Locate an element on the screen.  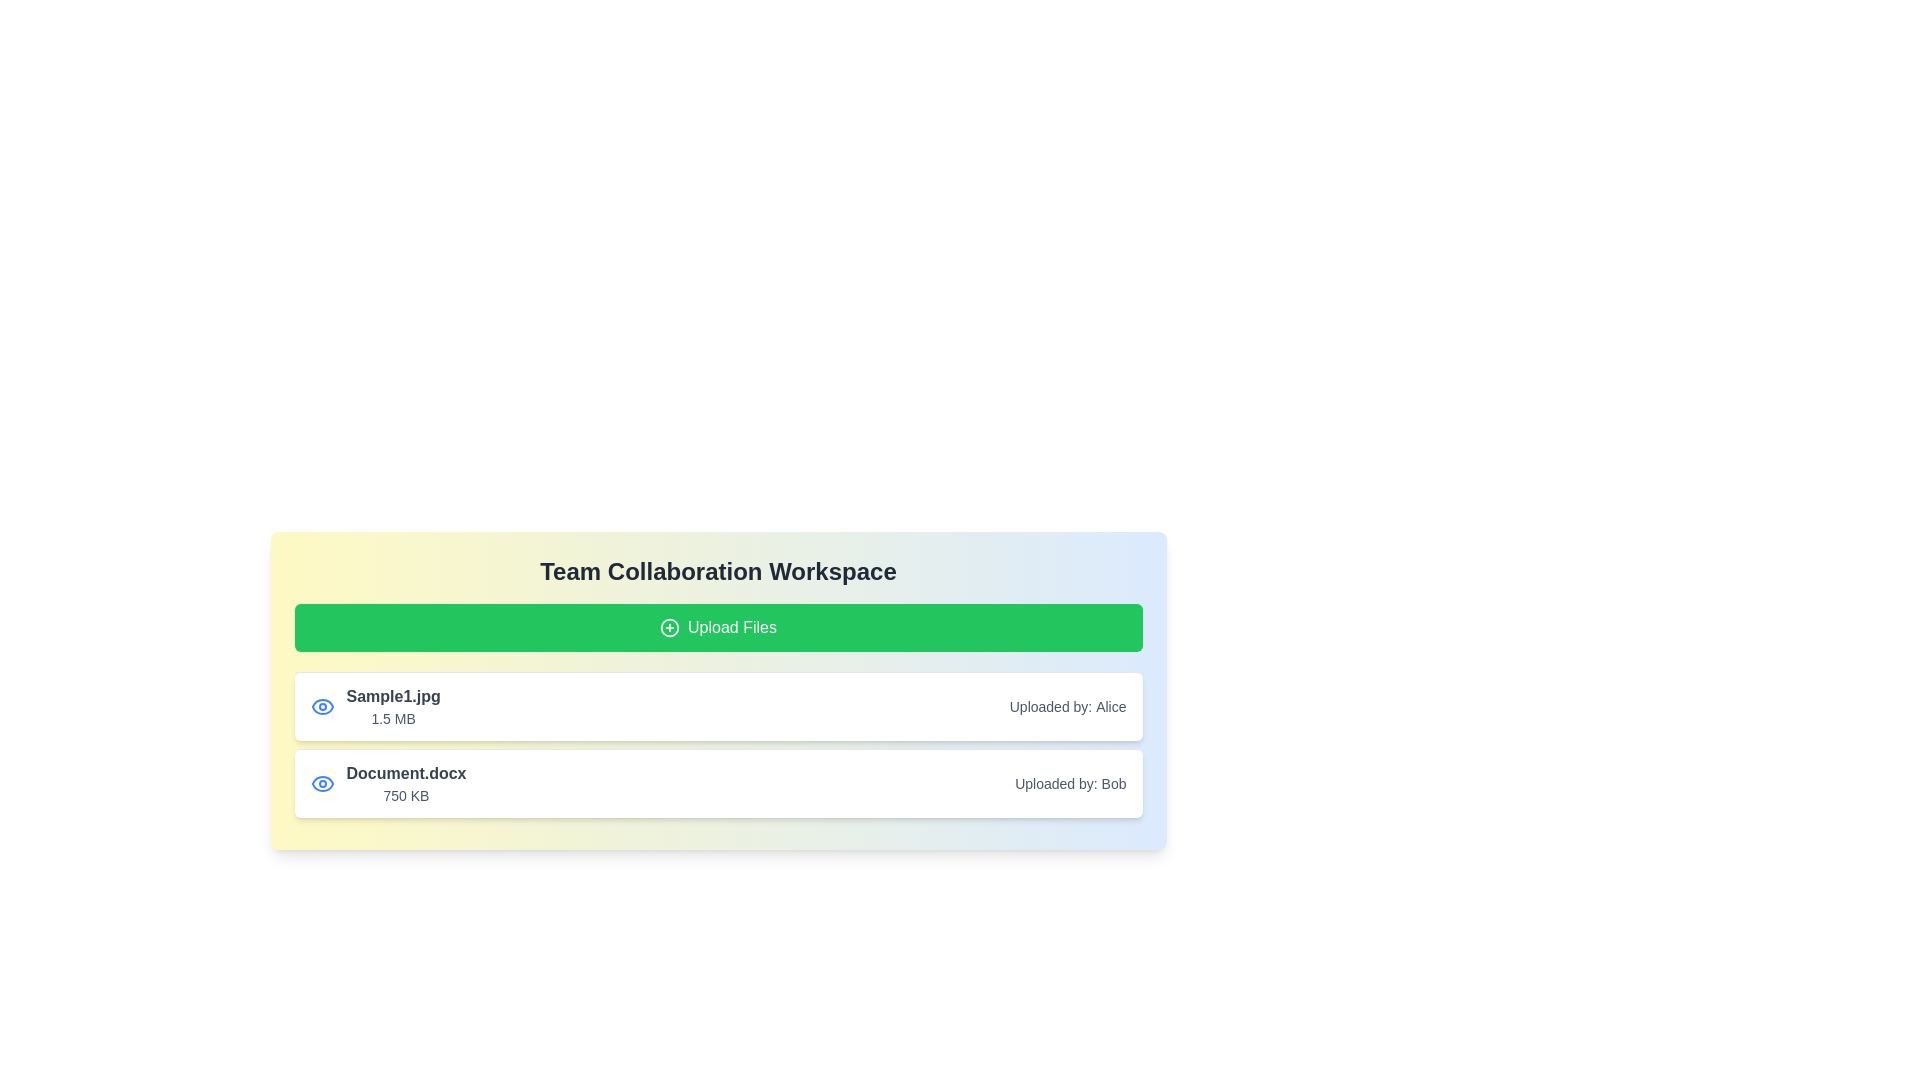
the 'Document.docx' textual informational display is located at coordinates (405, 782).